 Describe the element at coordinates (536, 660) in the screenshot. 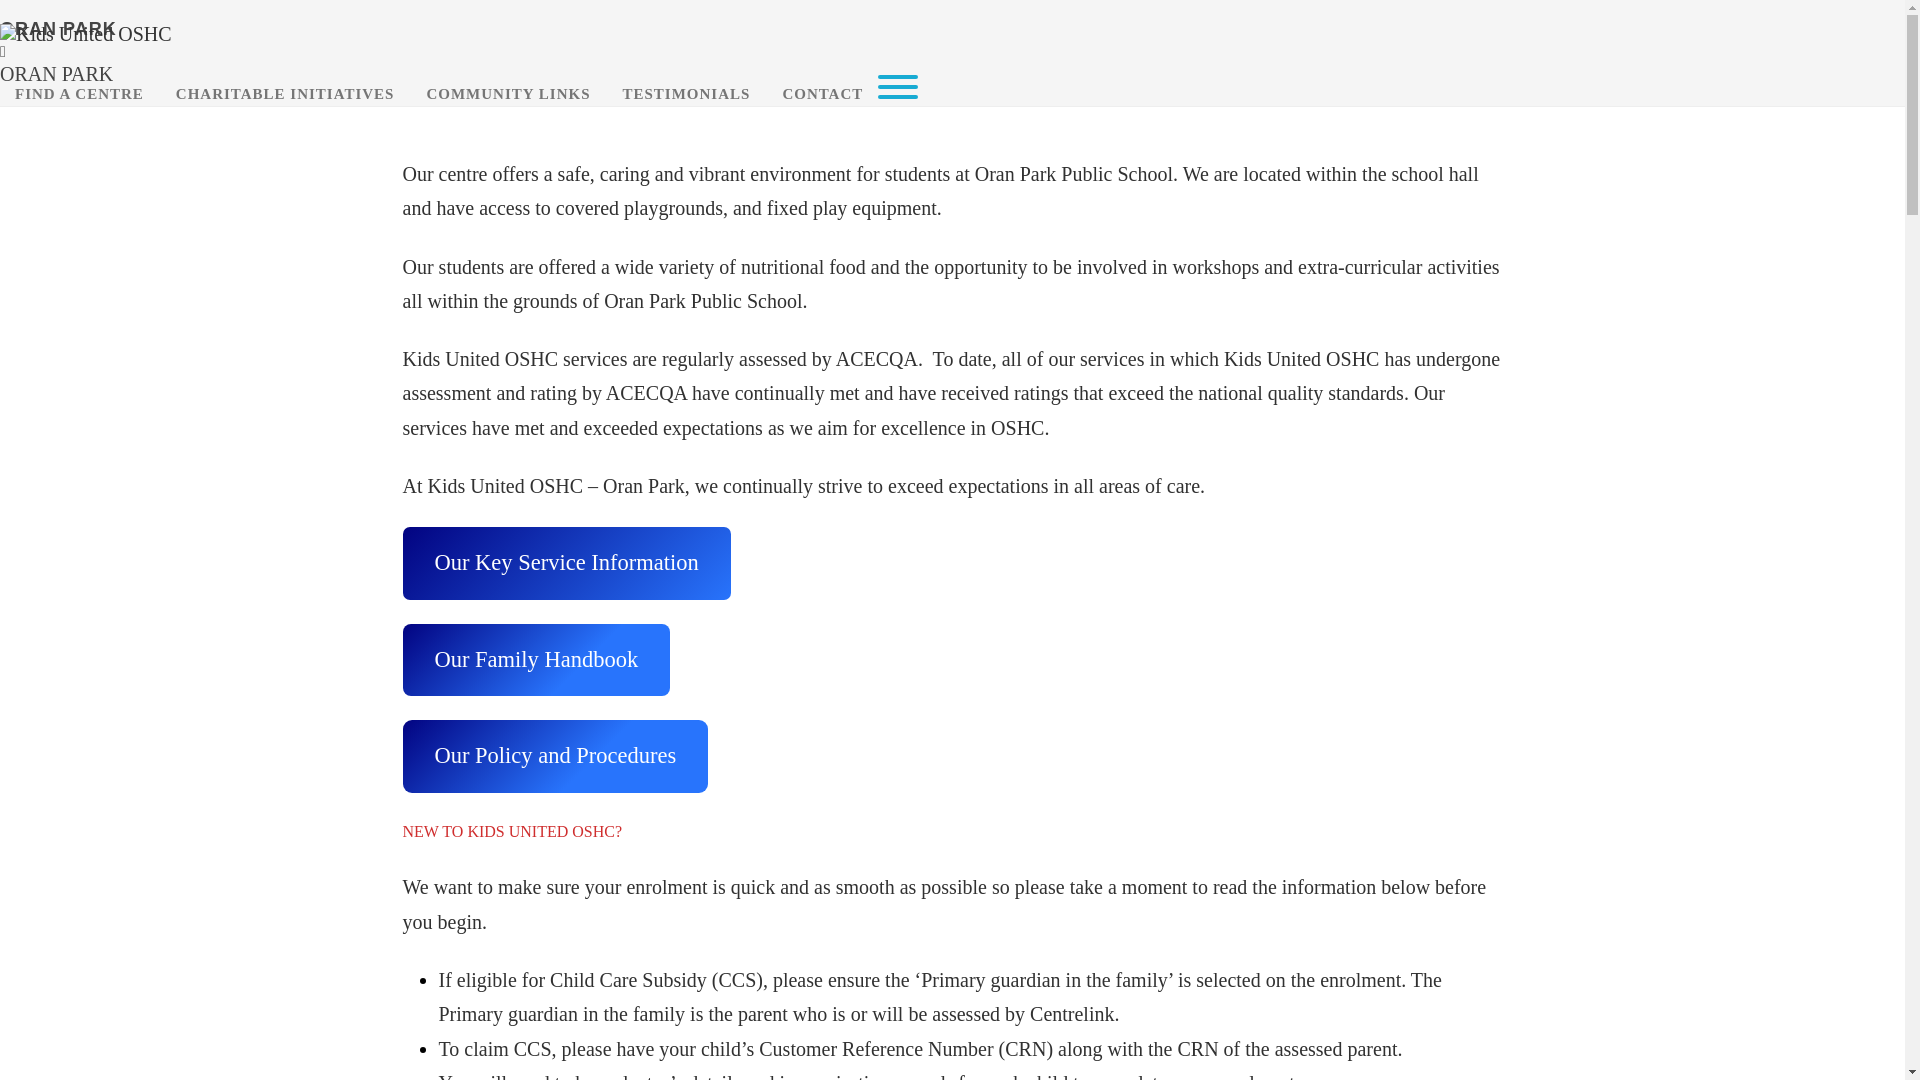

I see `'Our Family Handbook'` at that location.